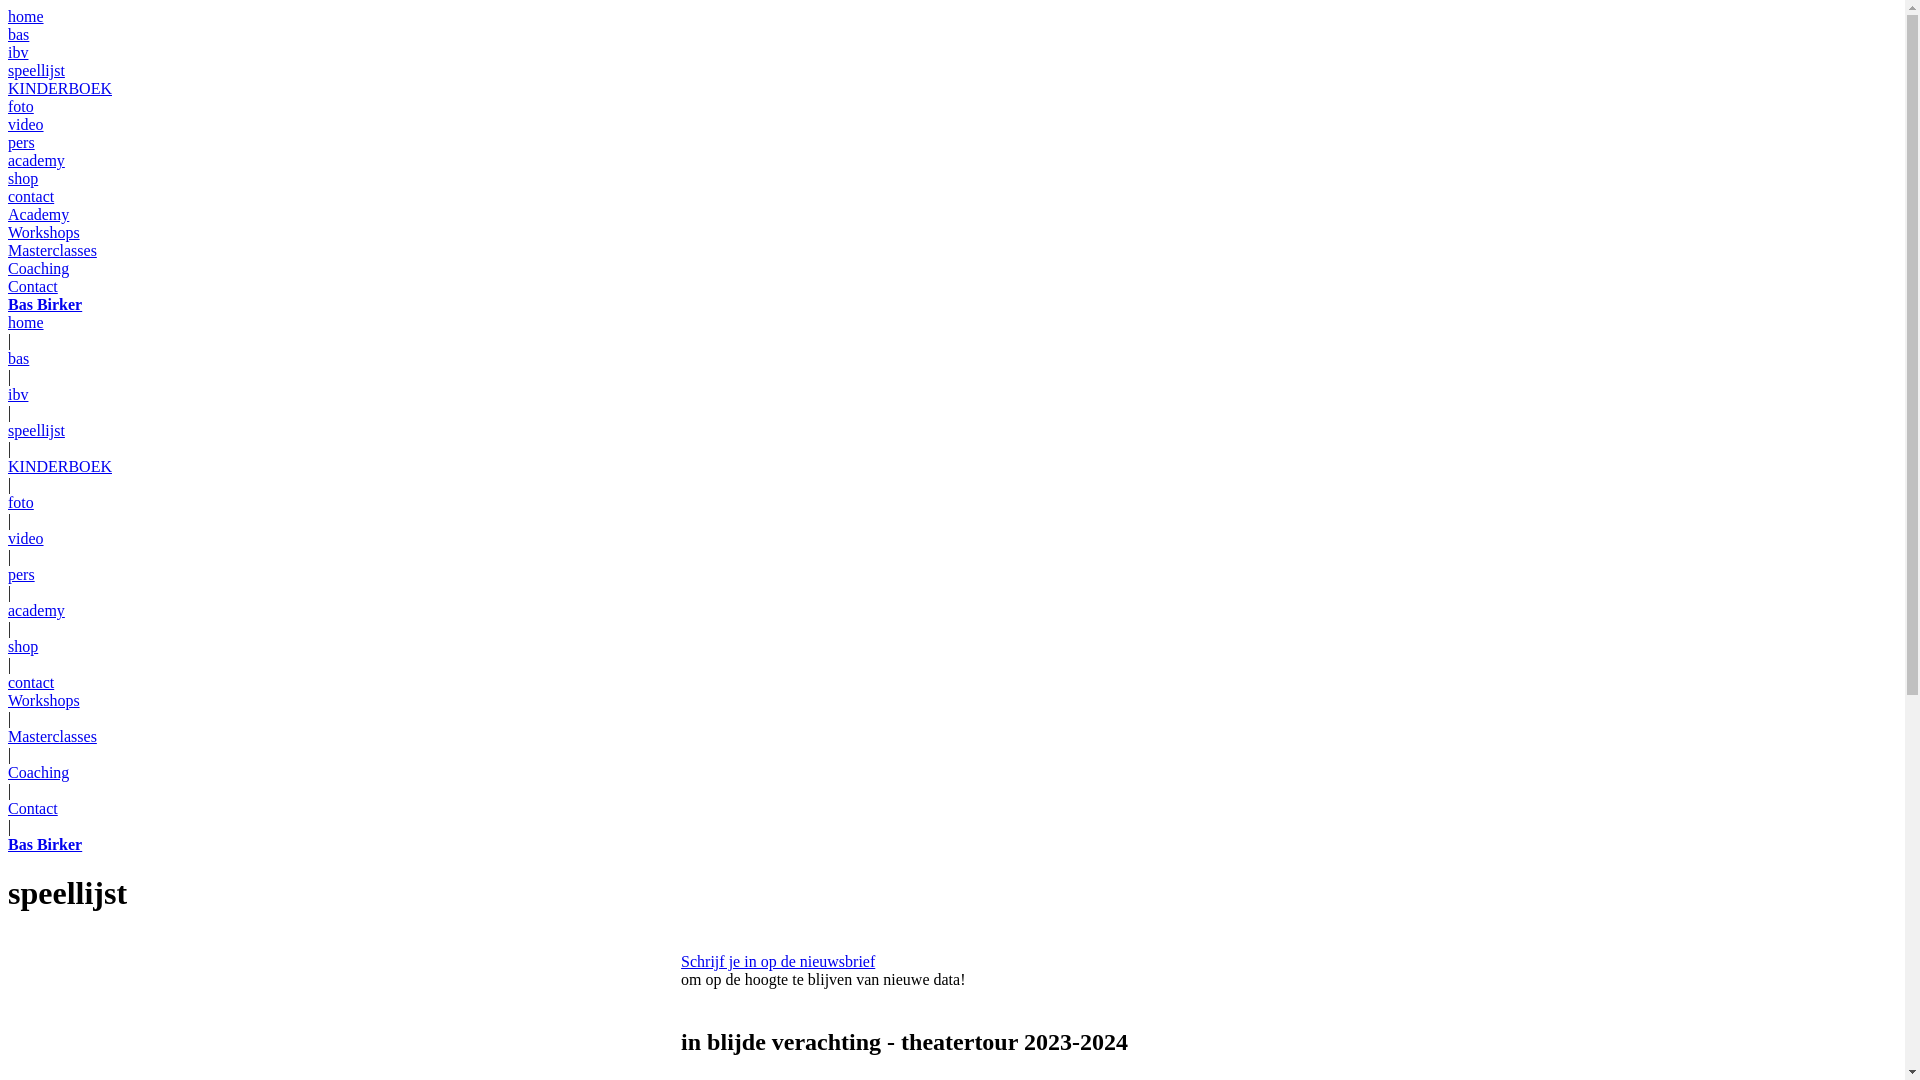  I want to click on 'KINDERBOEK', so click(59, 87).